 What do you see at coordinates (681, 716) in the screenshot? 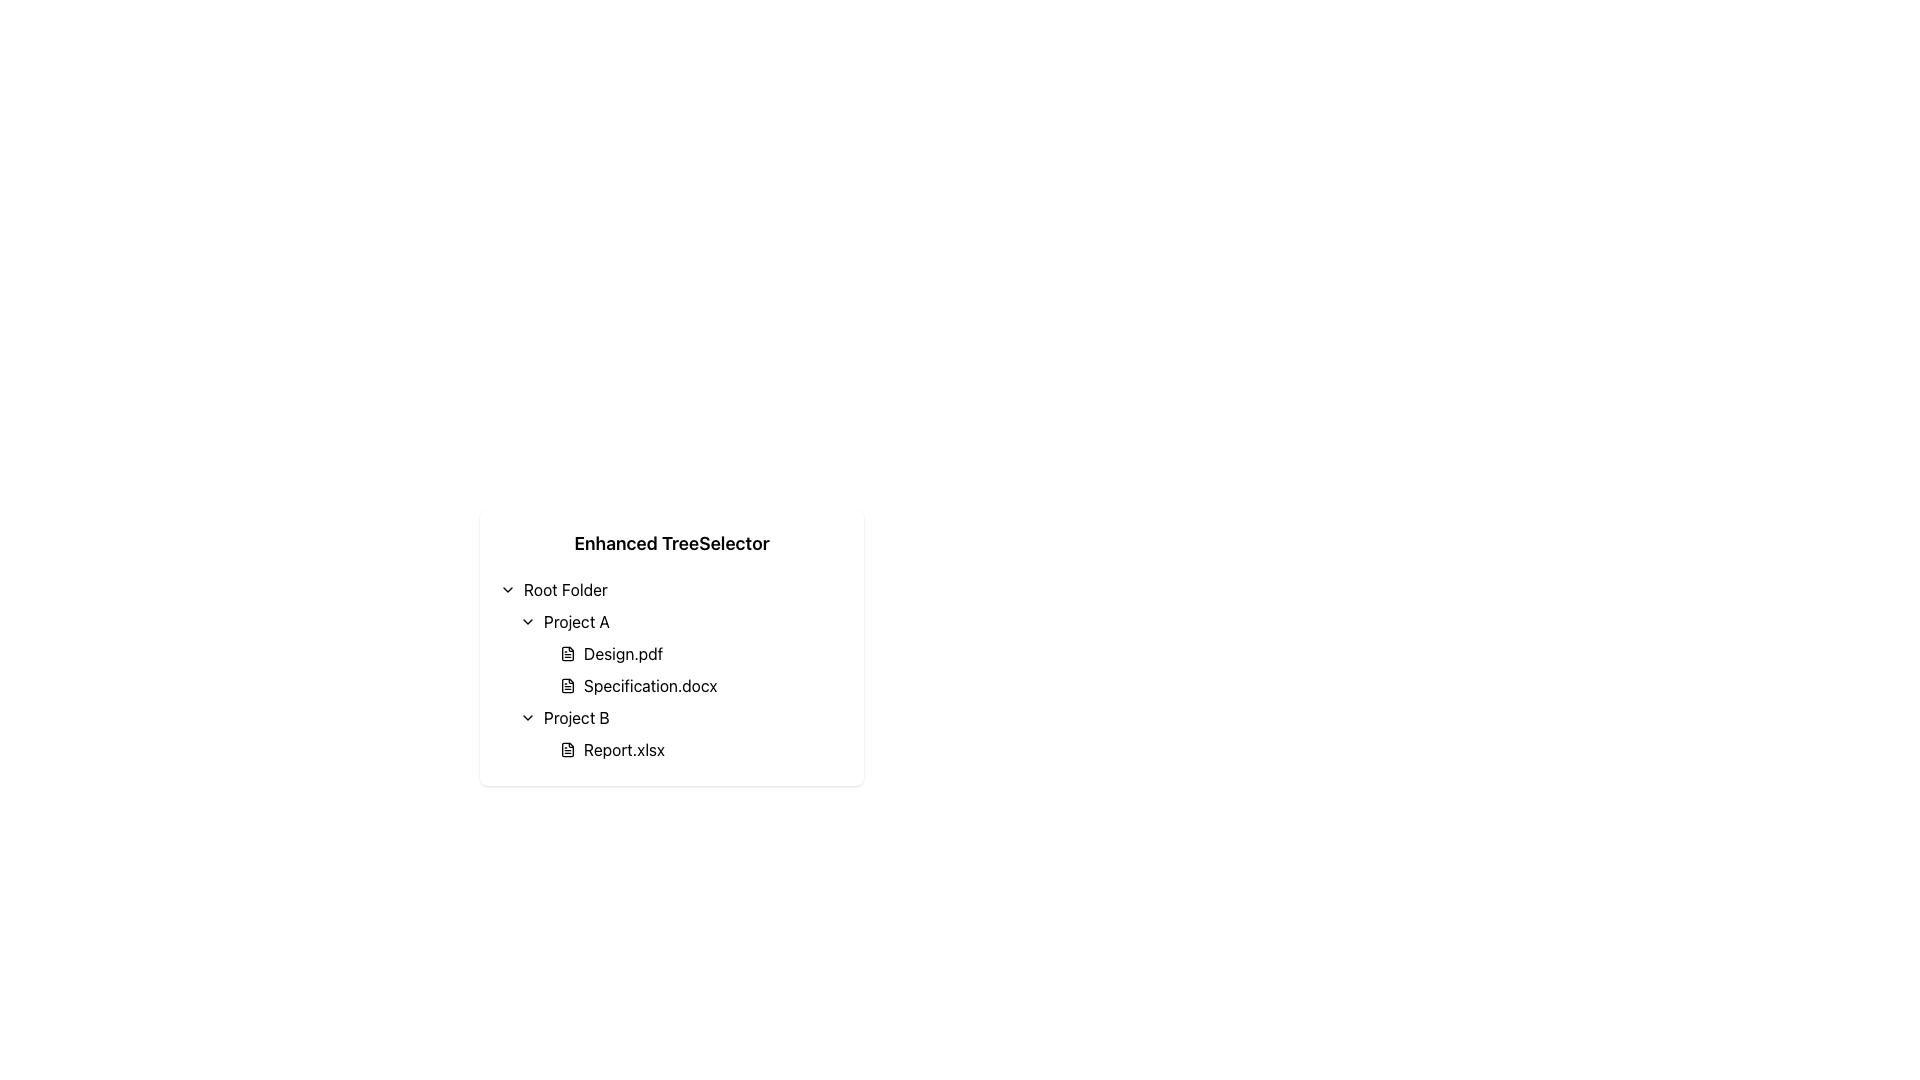
I see `the Collapsible Tree Node labeled 'Project B'` at bounding box center [681, 716].